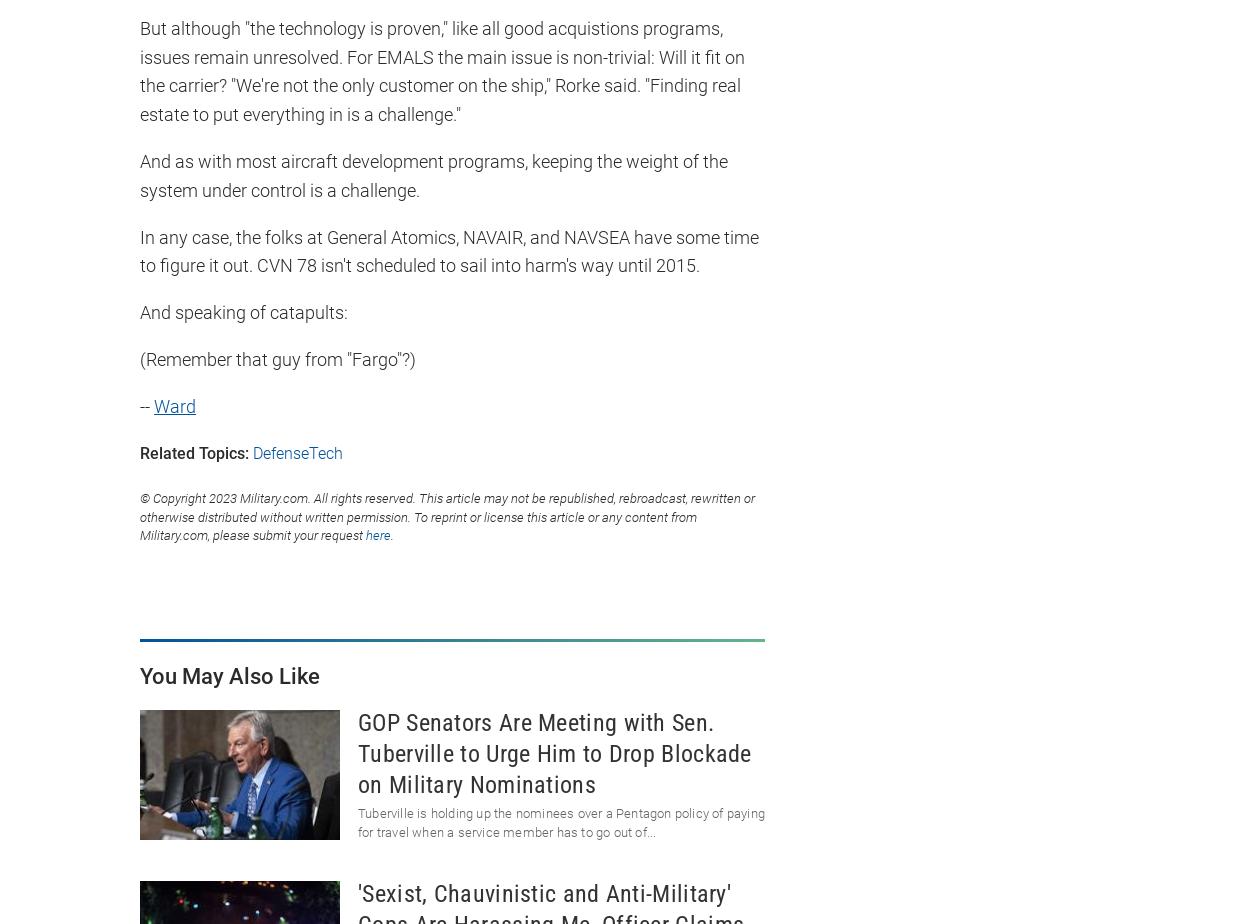 This screenshot has width=1250, height=924. What do you see at coordinates (554, 753) in the screenshot?
I see `'GOP Senators Are Meeting with Sen. Tuberville to Urge Him to Drop Blockade on Military Nominations'` at bounding box center [554, 753].